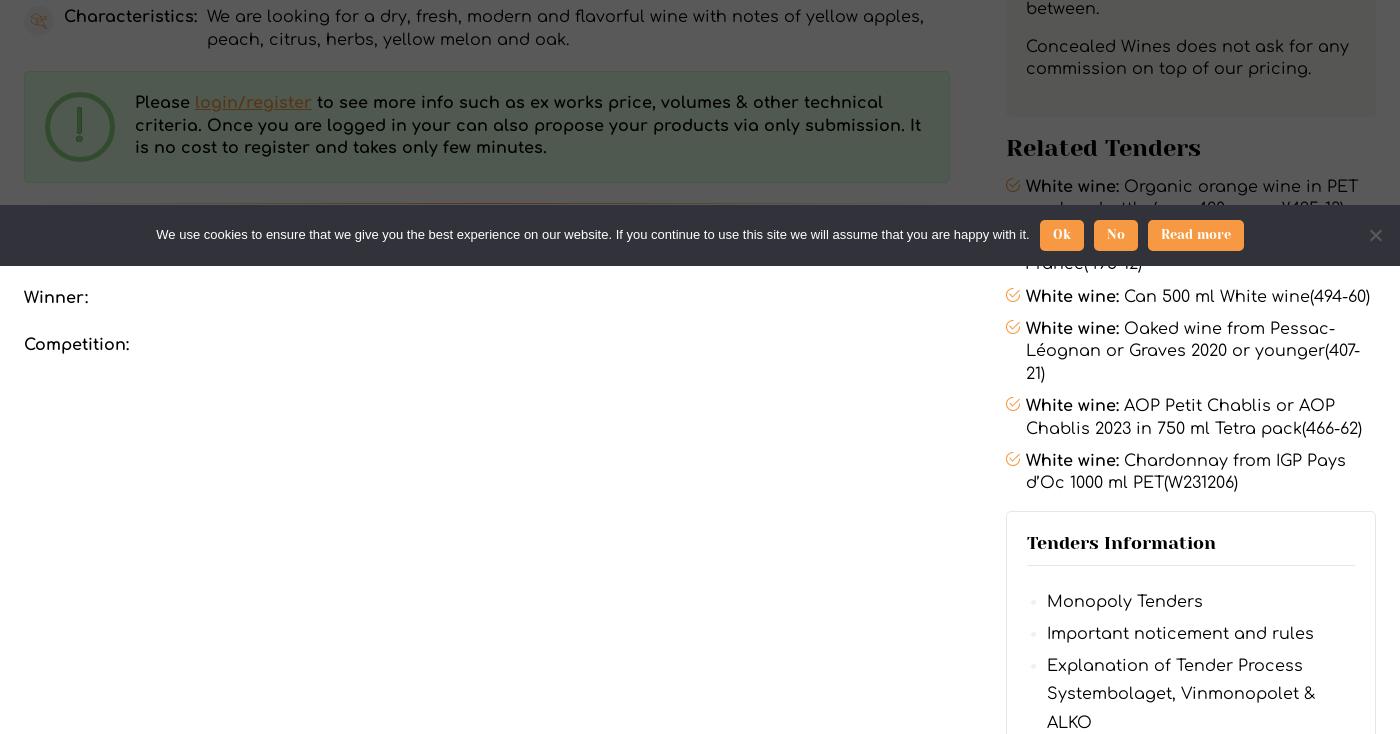  Describe the element at coordinates (1184, 471) in the screenshot. I see `'Chardonnay from IGP Pays d’Oc 1000 ml PET(W231206)'` at that location.